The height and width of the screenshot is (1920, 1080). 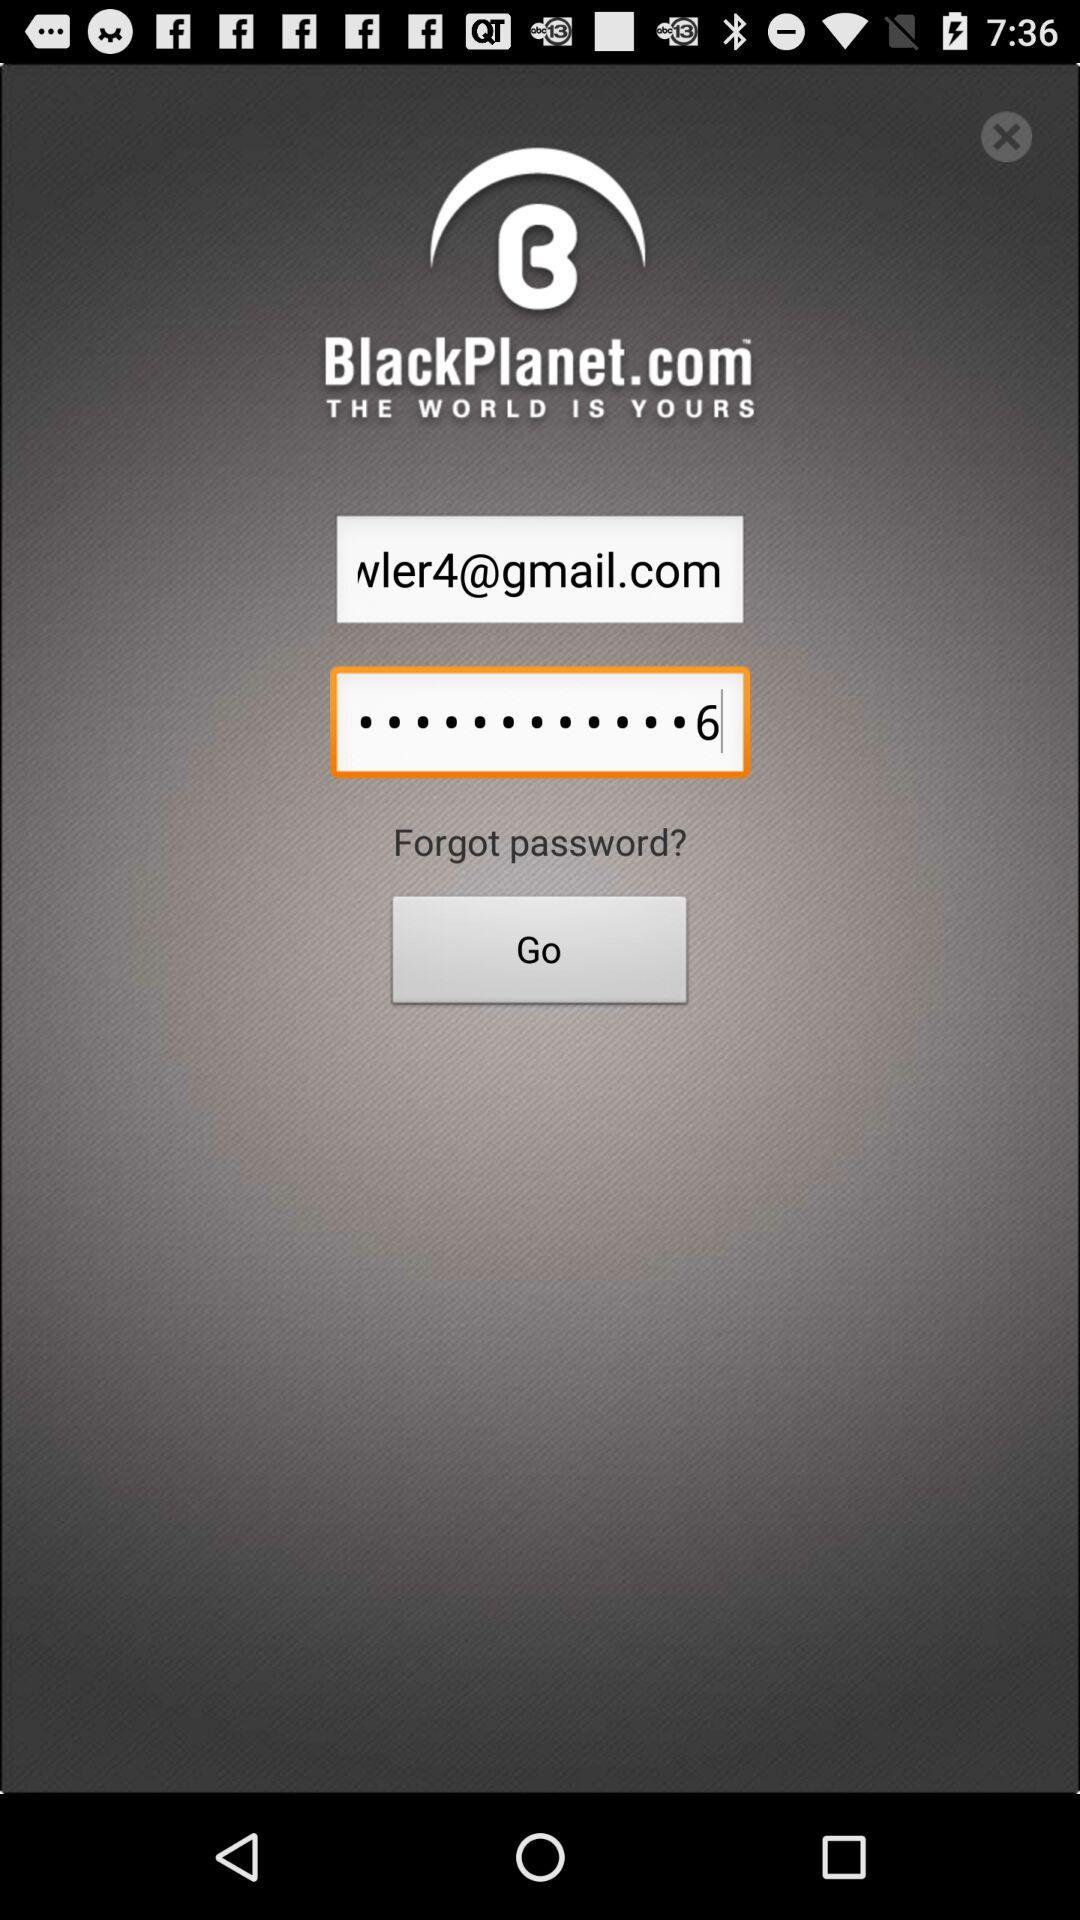 I want to click on go back, so click(x=1006, y=135).